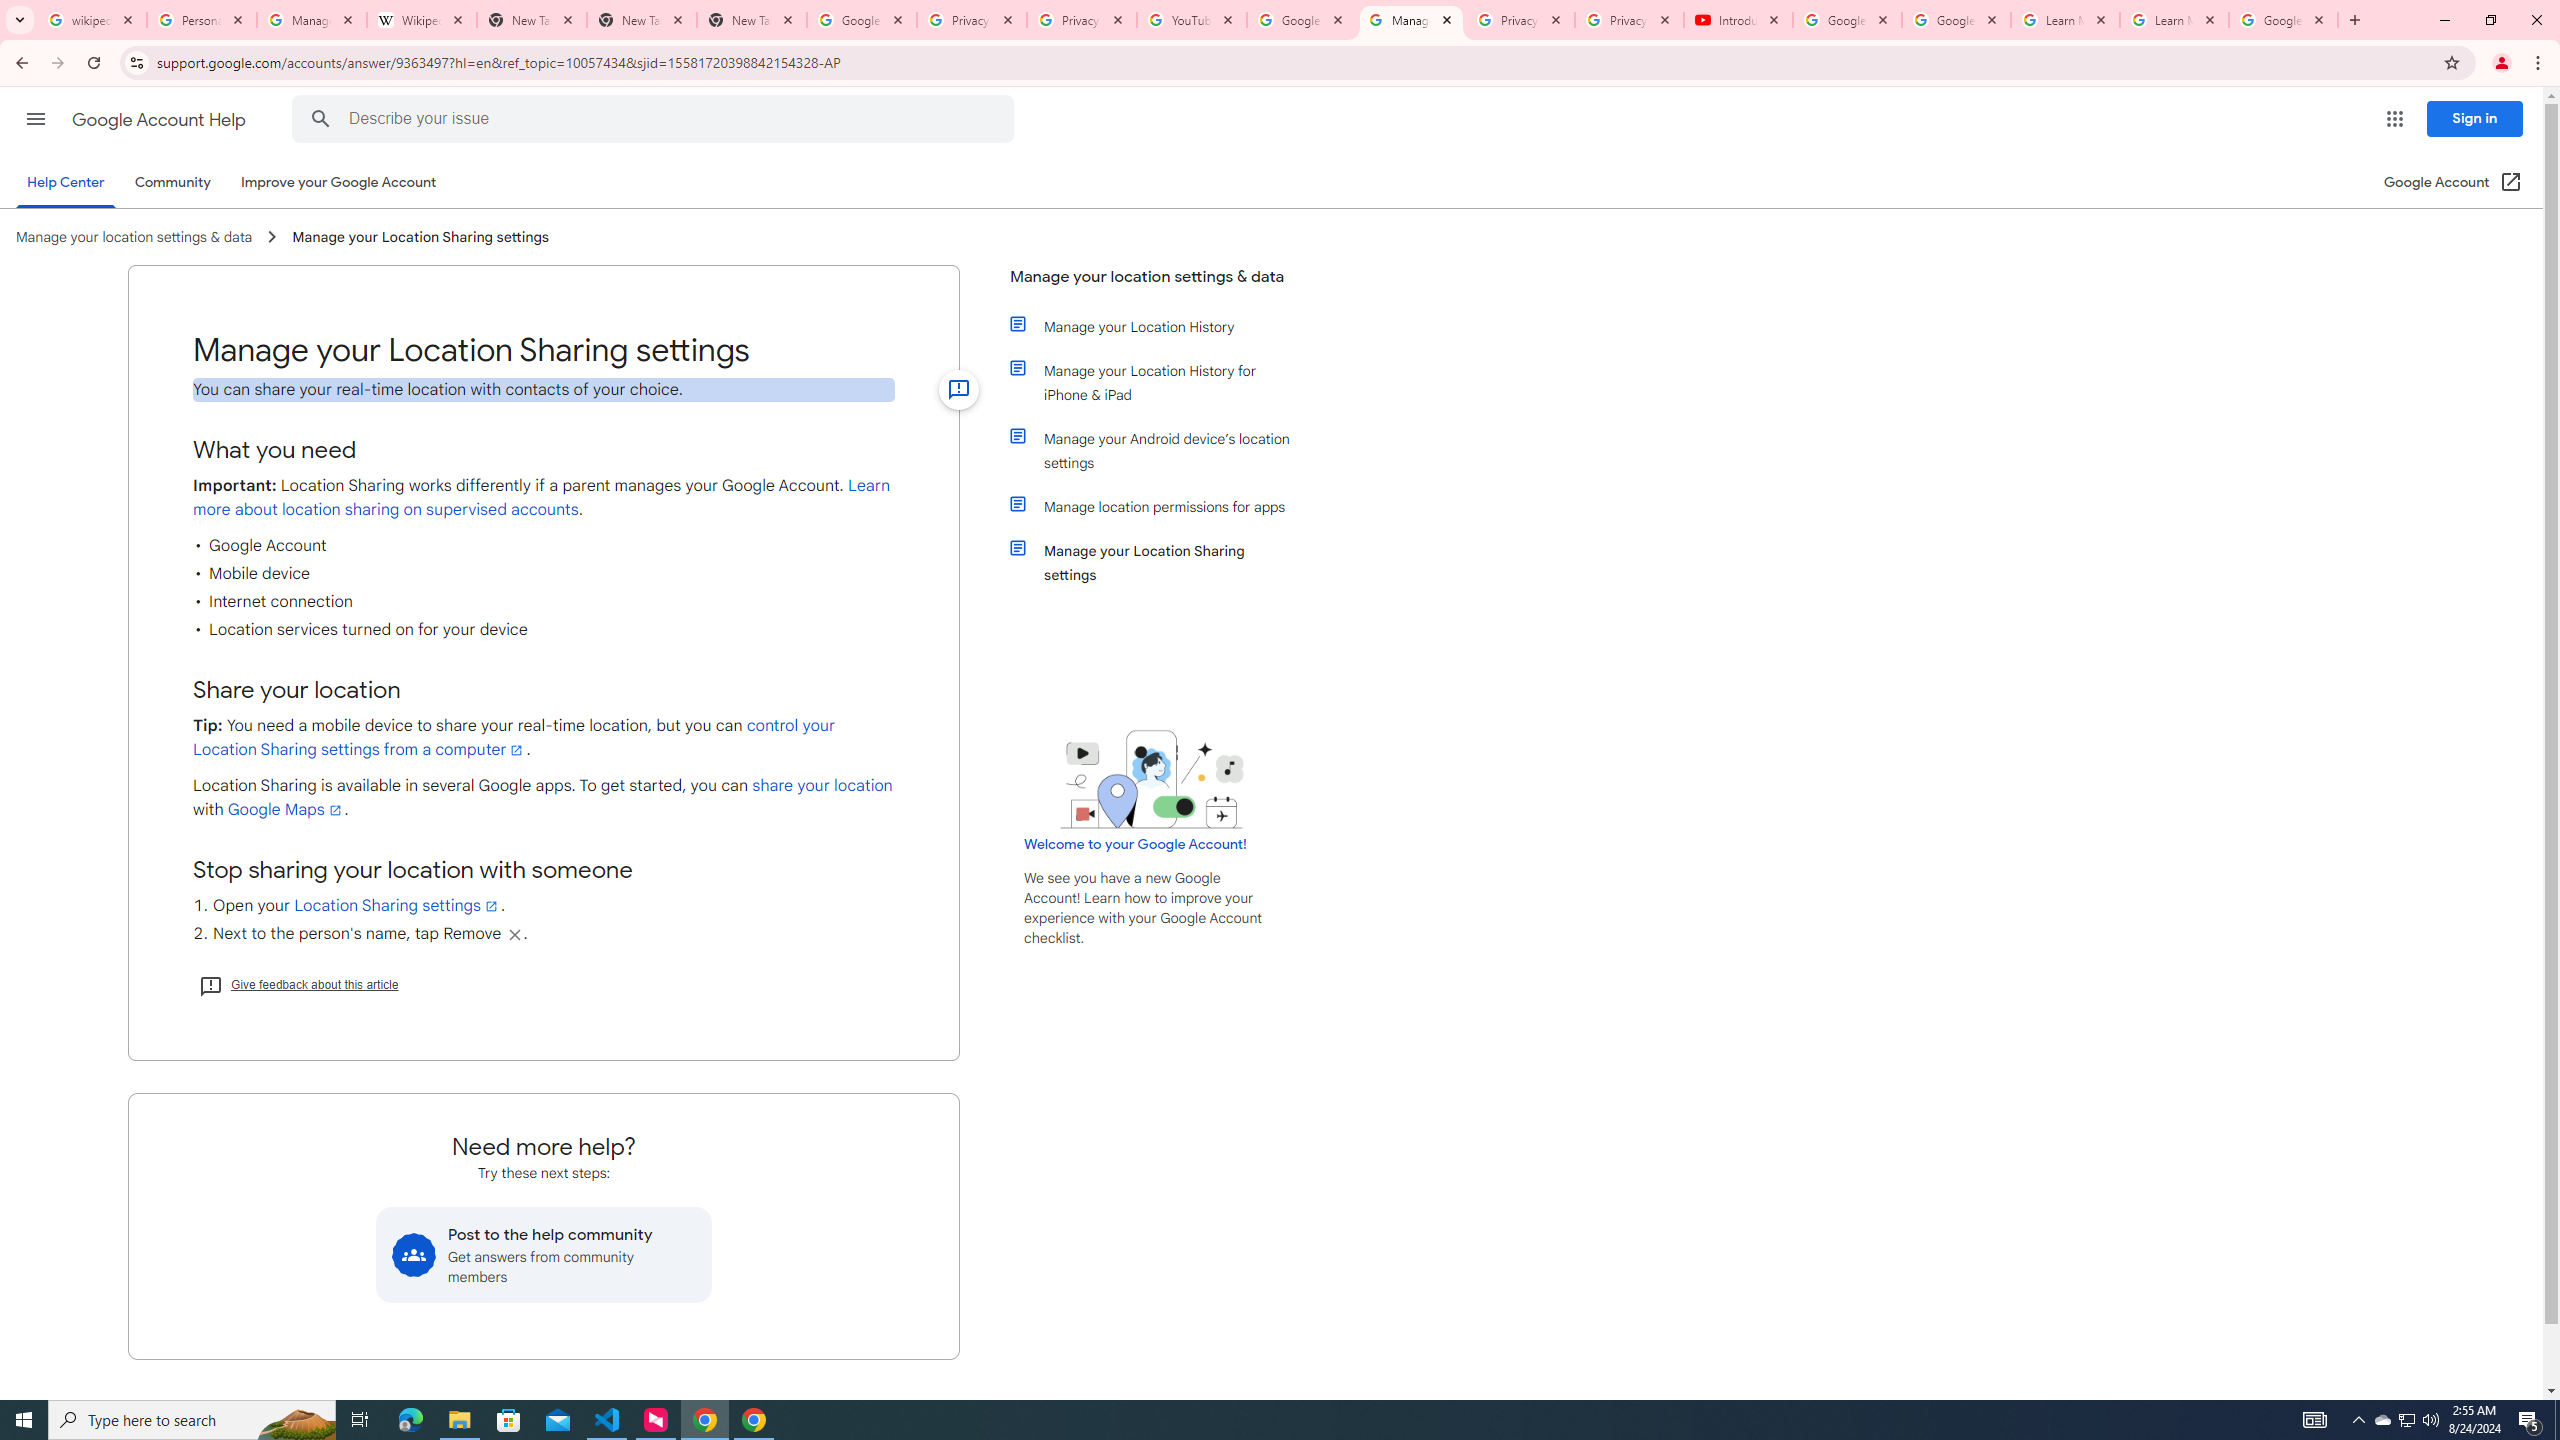 This screenshot has height=1440, width=2560. Describe the element at coordinates (751, 19) in the screenshot. I see `'New Tab'` at that location.